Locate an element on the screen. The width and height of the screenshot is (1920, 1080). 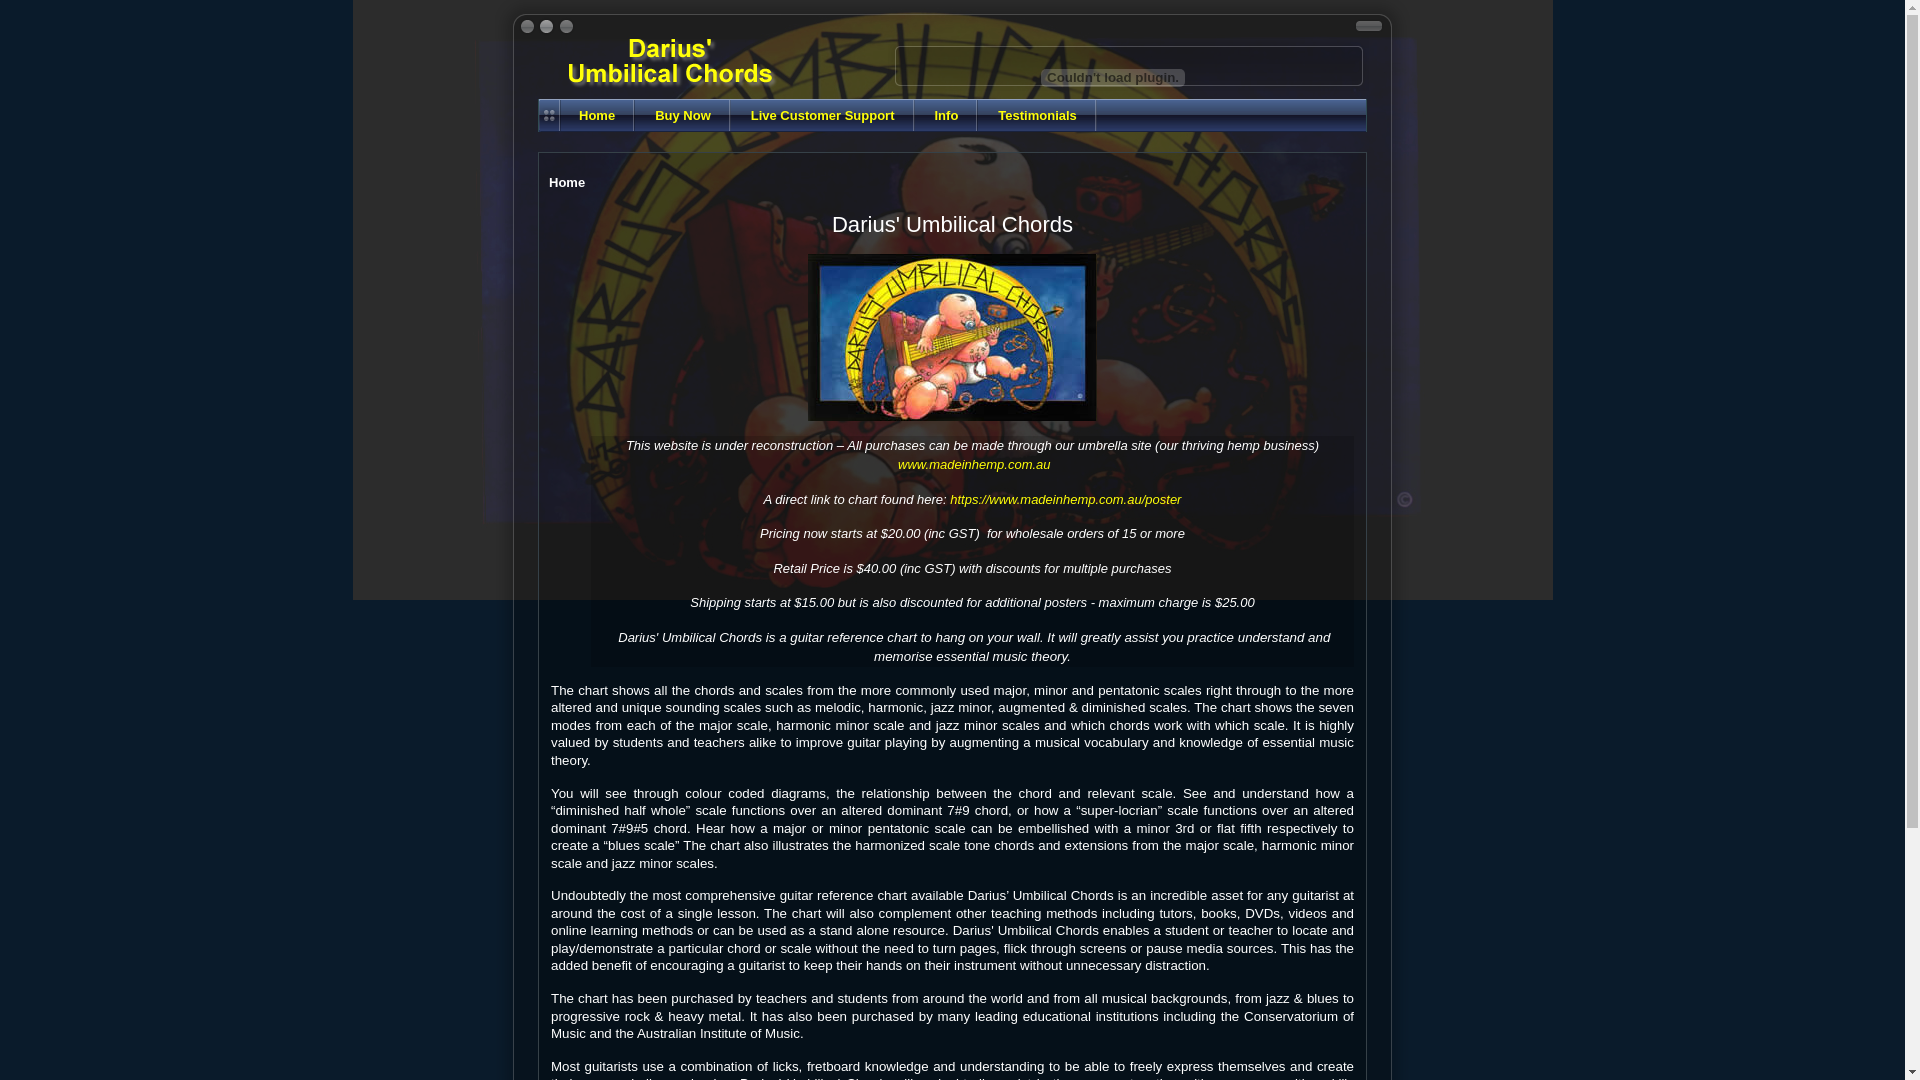
'https://www.madeinhemp.com.au/poster' is located at coordinates (1064, 498).